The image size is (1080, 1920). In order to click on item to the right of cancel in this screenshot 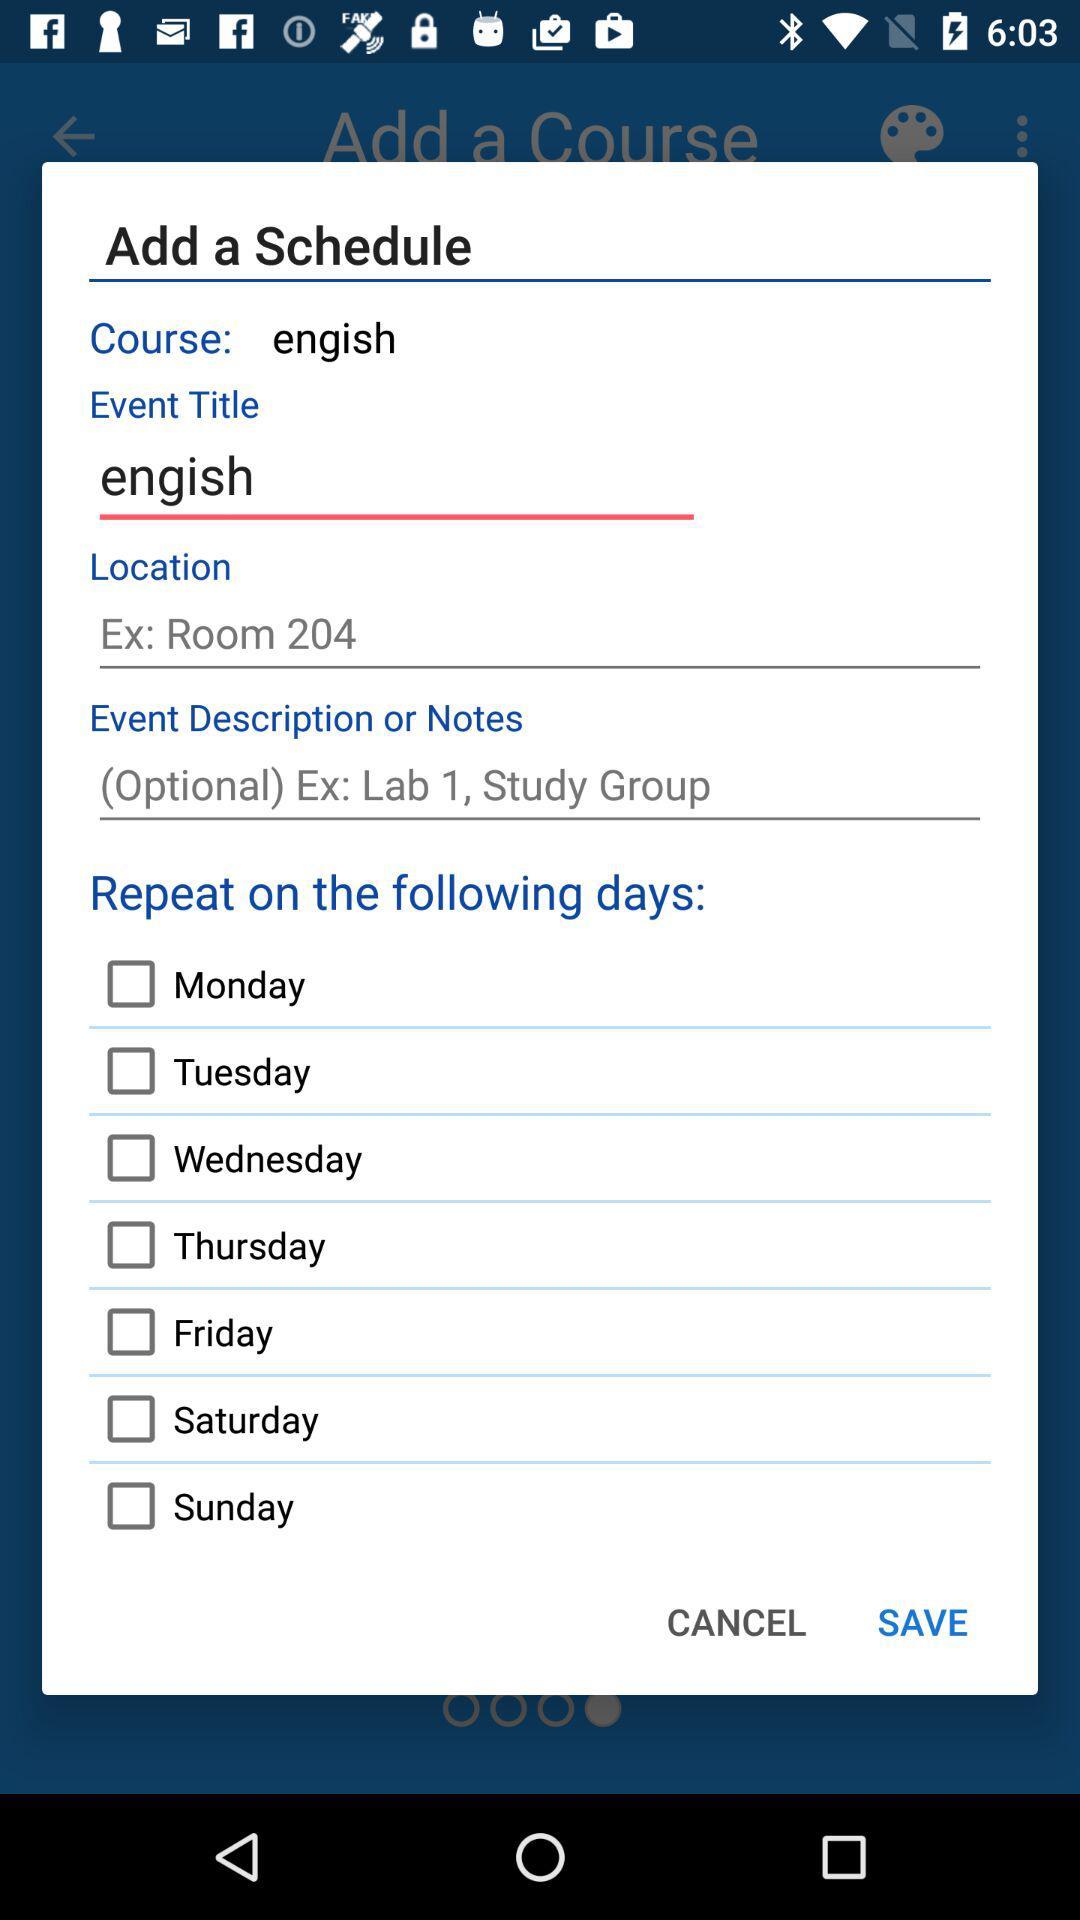, I will do `click(922, 1621)`.